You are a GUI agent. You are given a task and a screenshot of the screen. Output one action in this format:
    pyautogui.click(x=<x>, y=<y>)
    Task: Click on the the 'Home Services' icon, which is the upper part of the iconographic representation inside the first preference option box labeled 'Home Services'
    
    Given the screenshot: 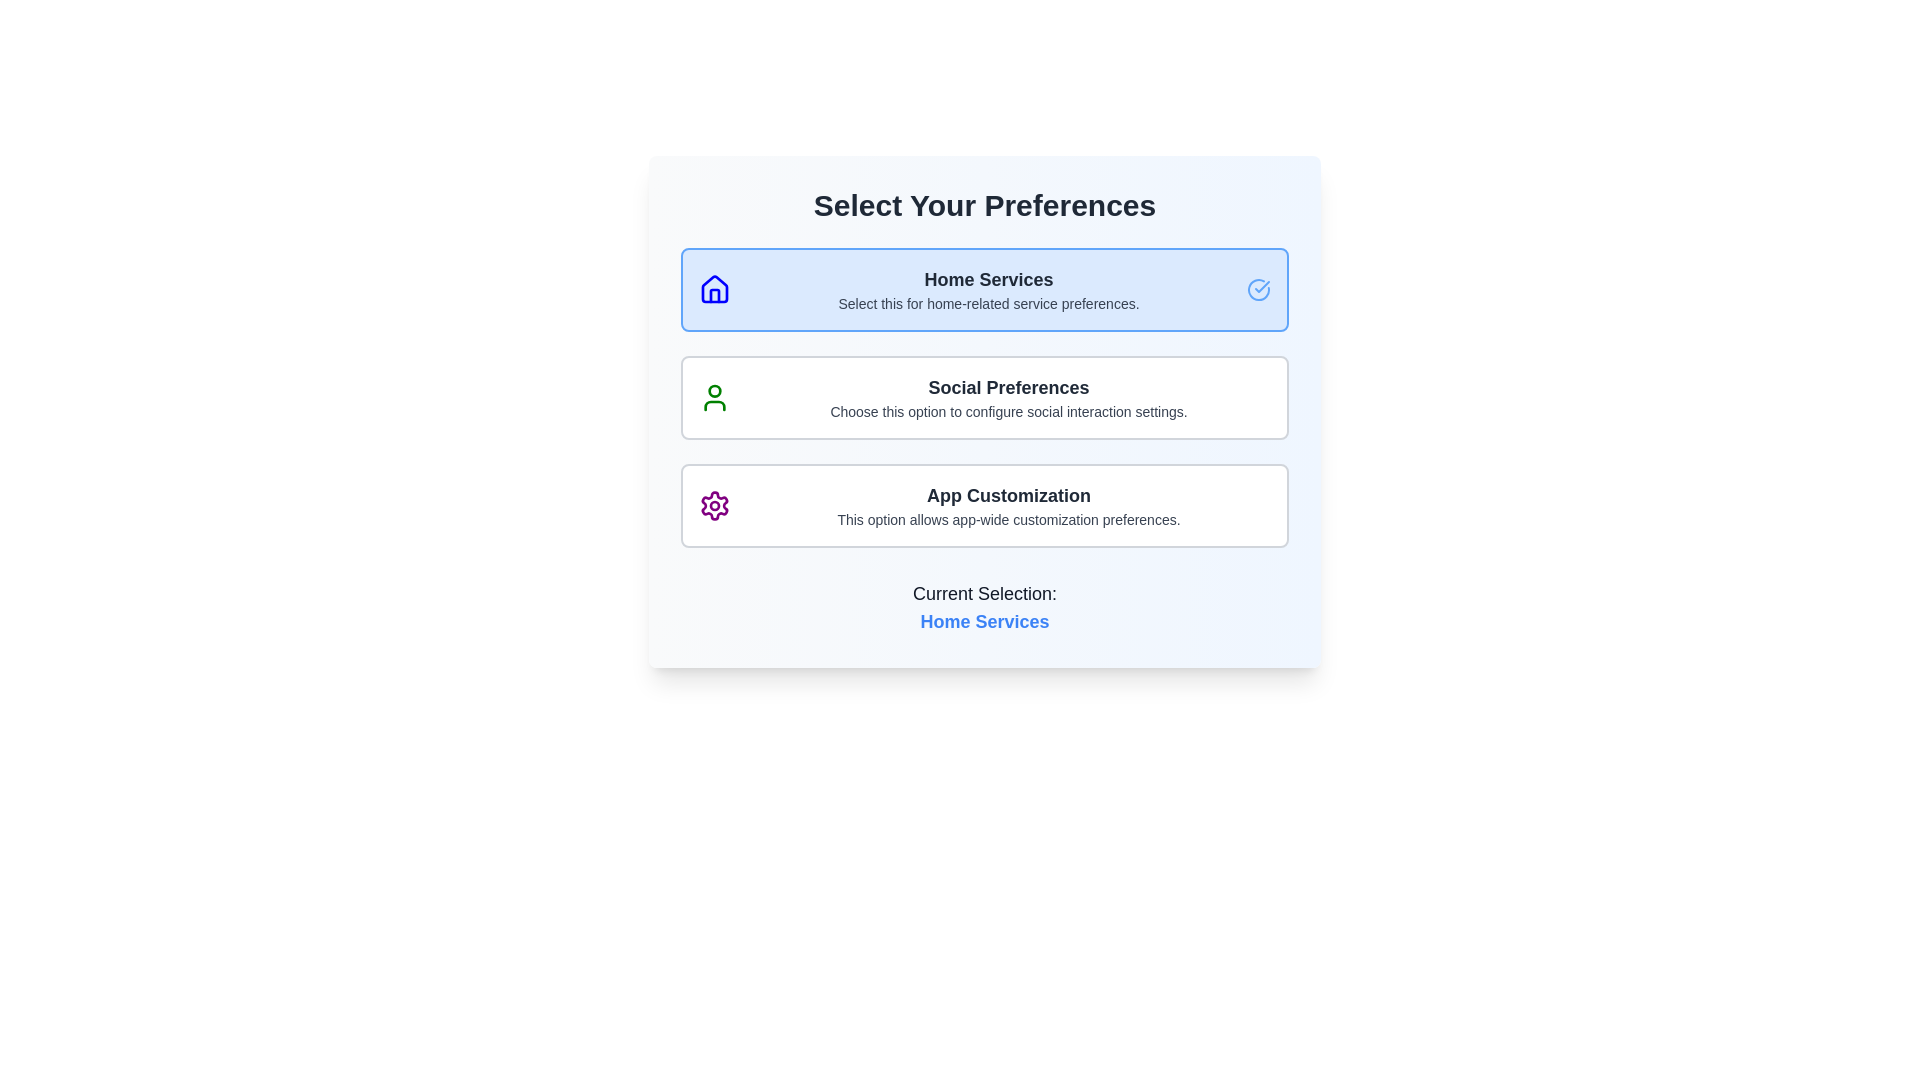 What is the action you would take?
    pyautogui.click(x=715, y=289)
    